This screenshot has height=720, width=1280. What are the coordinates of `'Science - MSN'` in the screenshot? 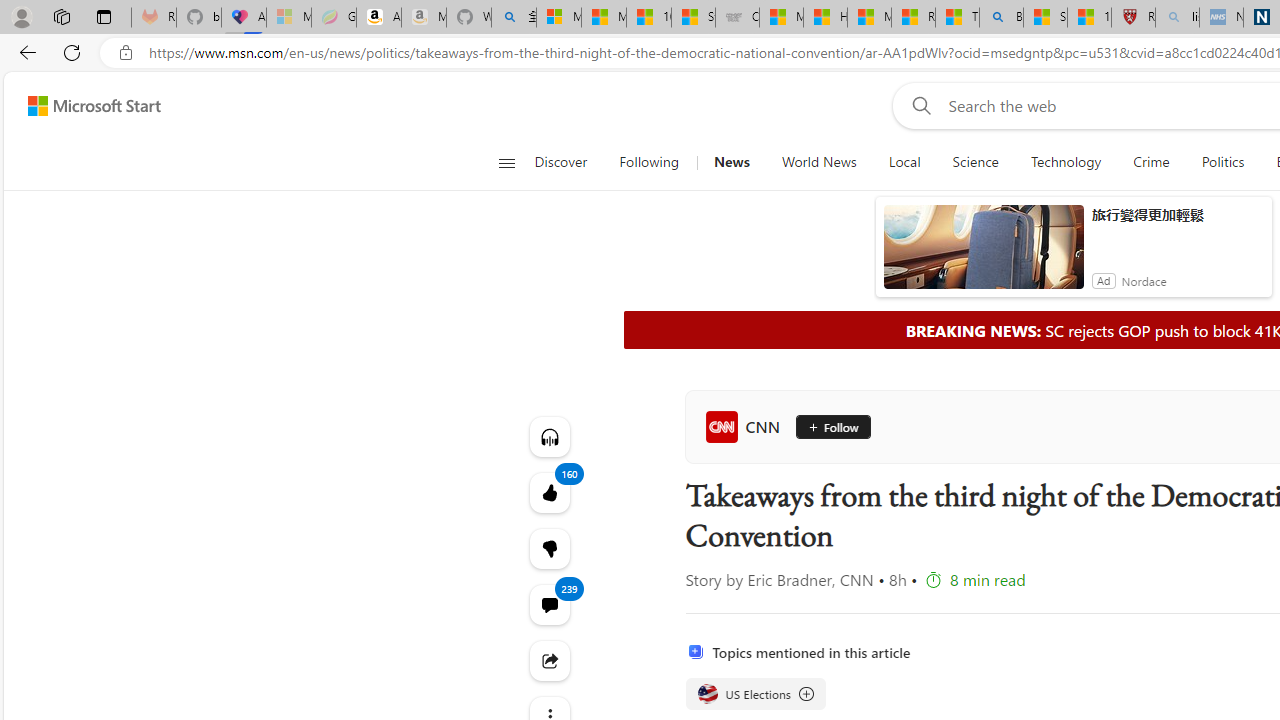 It's located at (1044, 17).